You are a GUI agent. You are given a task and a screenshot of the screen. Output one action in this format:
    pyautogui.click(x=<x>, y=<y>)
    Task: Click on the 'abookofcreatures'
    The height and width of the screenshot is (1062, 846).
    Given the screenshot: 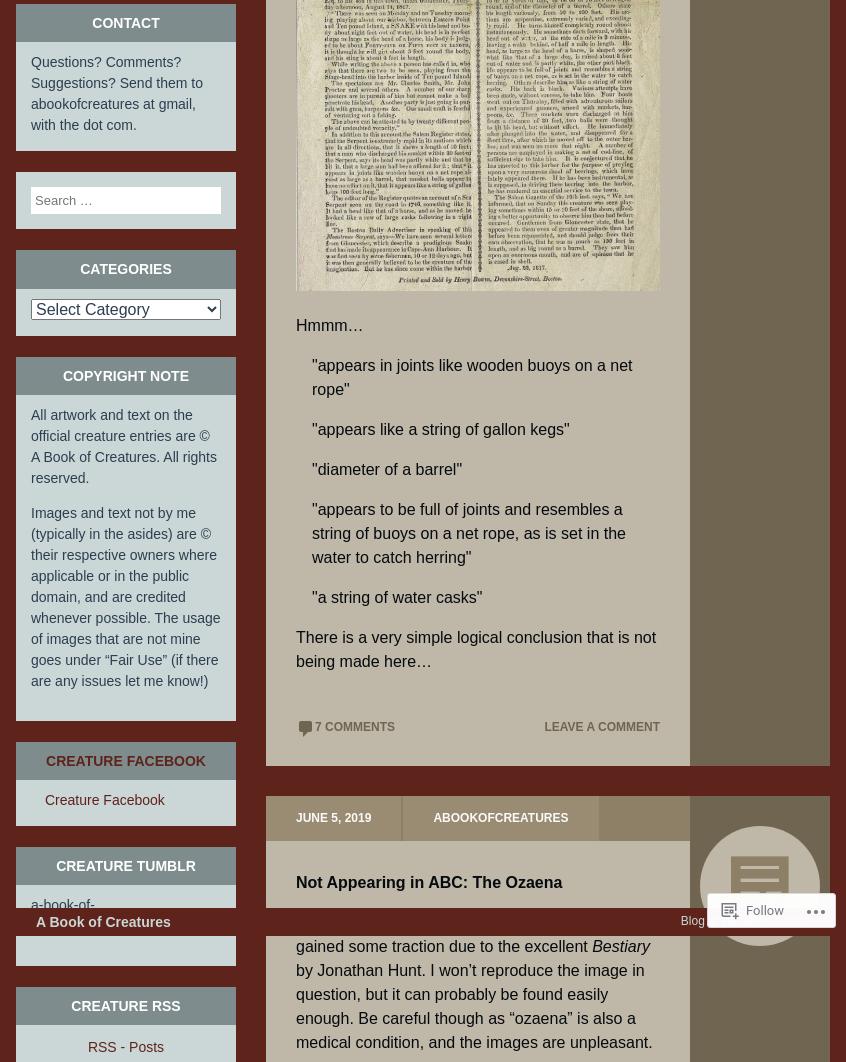 What is the action you would take?
    pyautogui.click(x=431, y=815)
    